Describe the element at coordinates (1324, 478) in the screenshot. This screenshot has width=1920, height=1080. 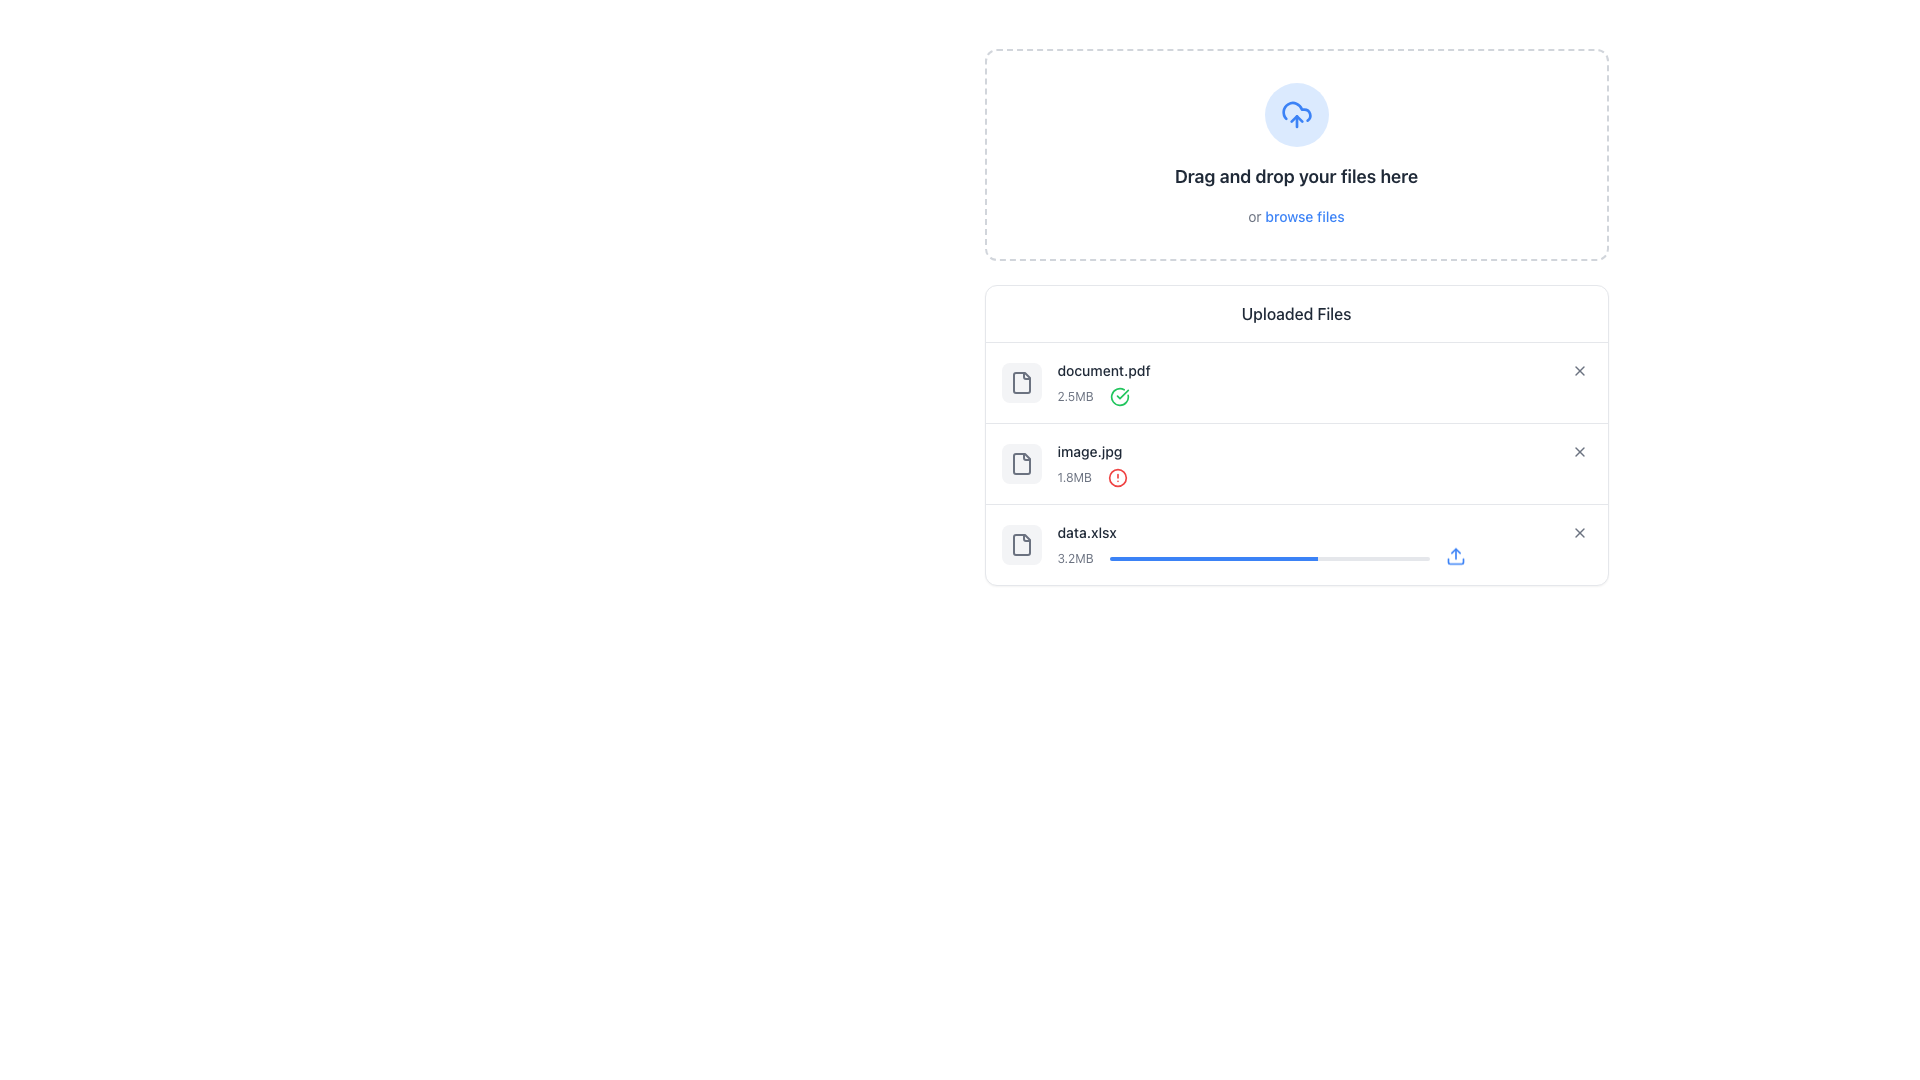
I see `the red alert icon next to the file size '1.8MB' to inspect the alert related to the file` at that location.